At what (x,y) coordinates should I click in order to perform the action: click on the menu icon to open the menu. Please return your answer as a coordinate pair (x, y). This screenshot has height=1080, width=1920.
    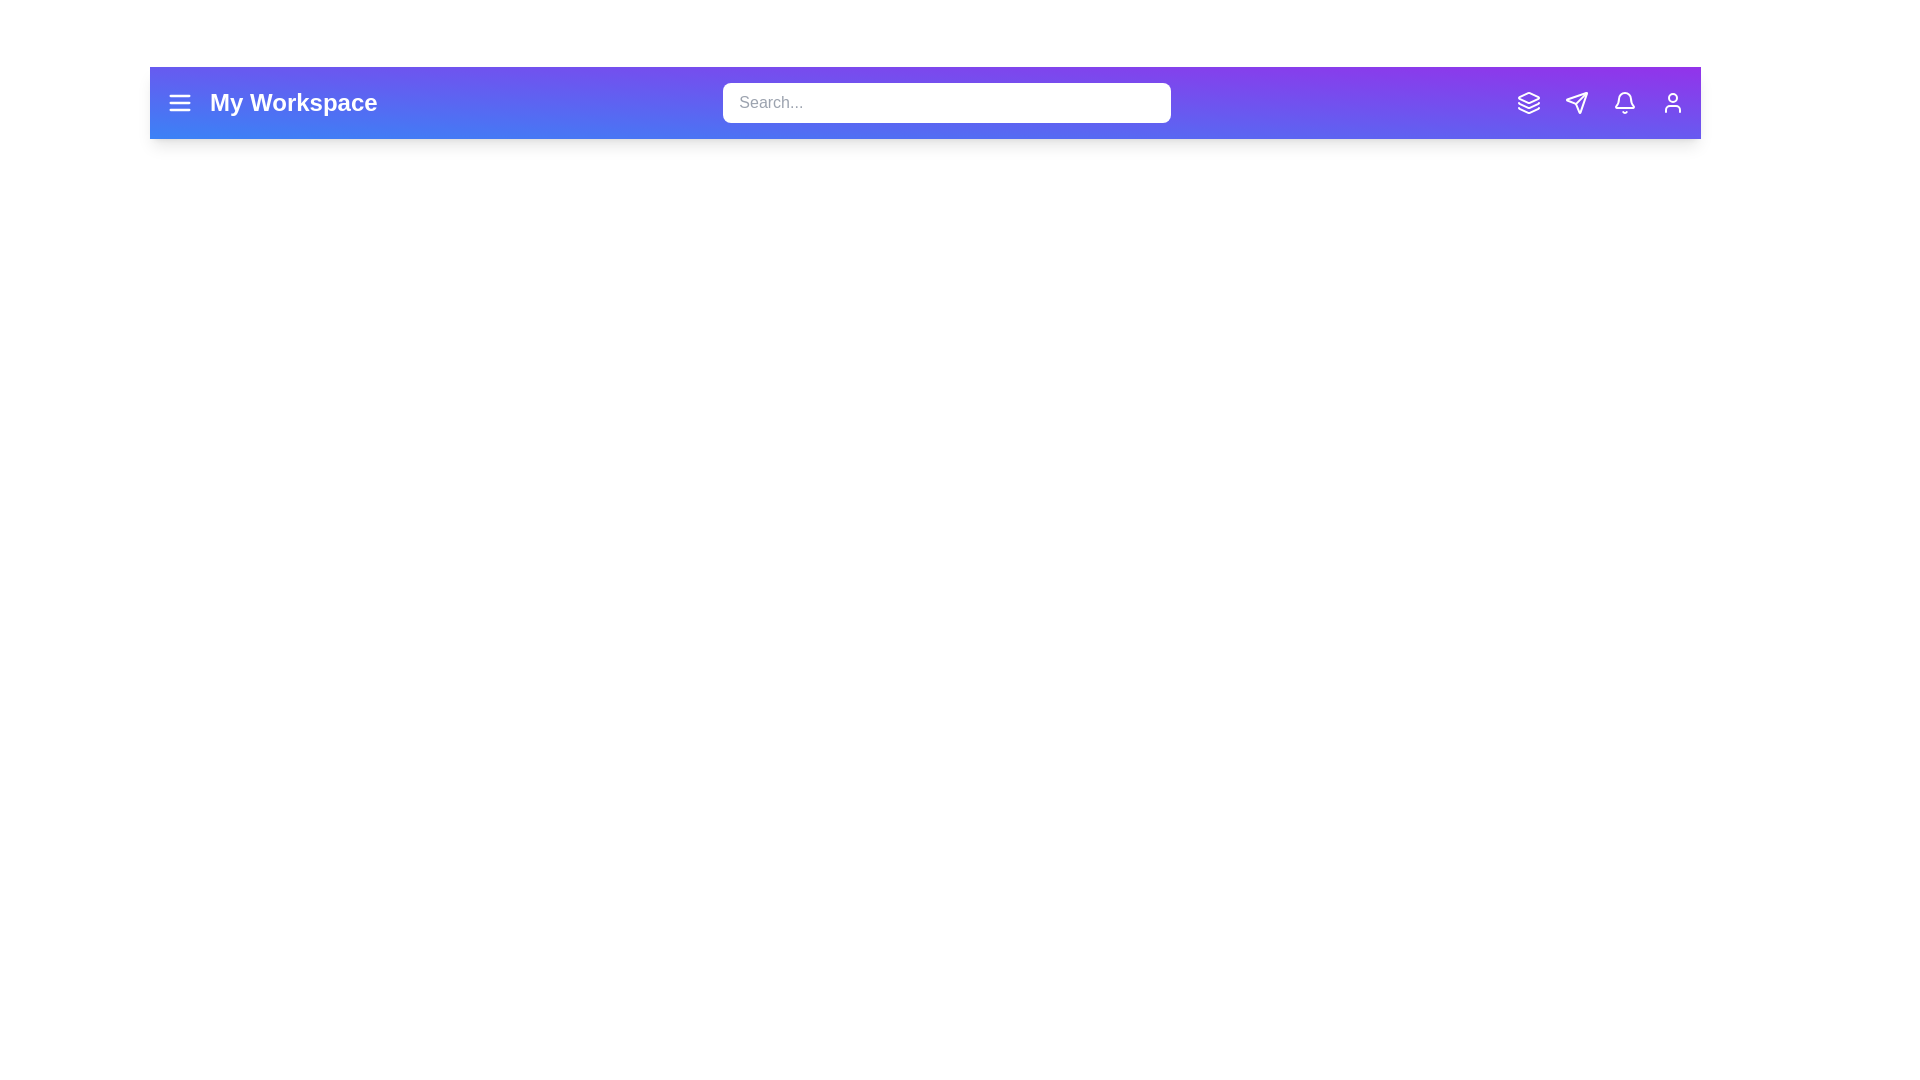
    Looking at the image, I should click on (180, 103).